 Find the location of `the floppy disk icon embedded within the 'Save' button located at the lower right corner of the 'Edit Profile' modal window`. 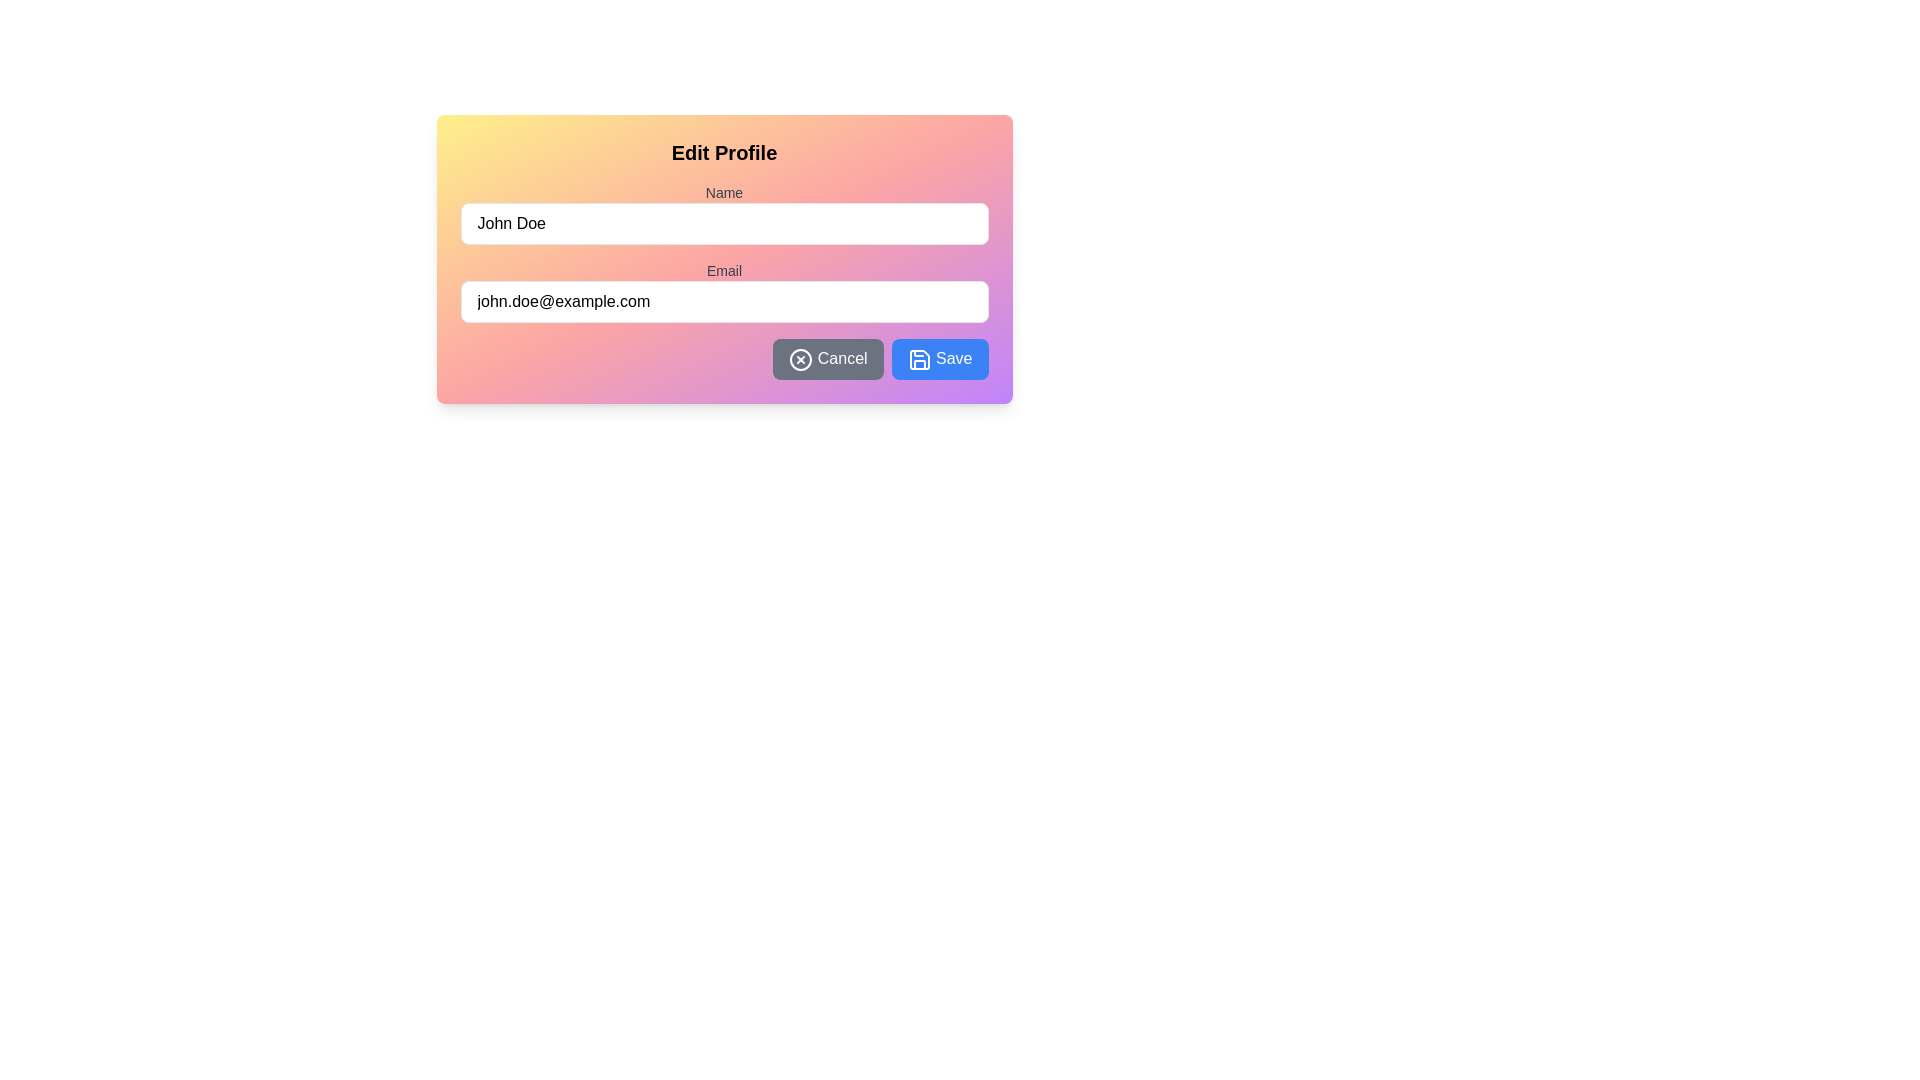

the floppy disk icon embedded within the 'Save' button located at the lower right corner of the 'Edit Profile' modal window is located at coordinates (918, 358).